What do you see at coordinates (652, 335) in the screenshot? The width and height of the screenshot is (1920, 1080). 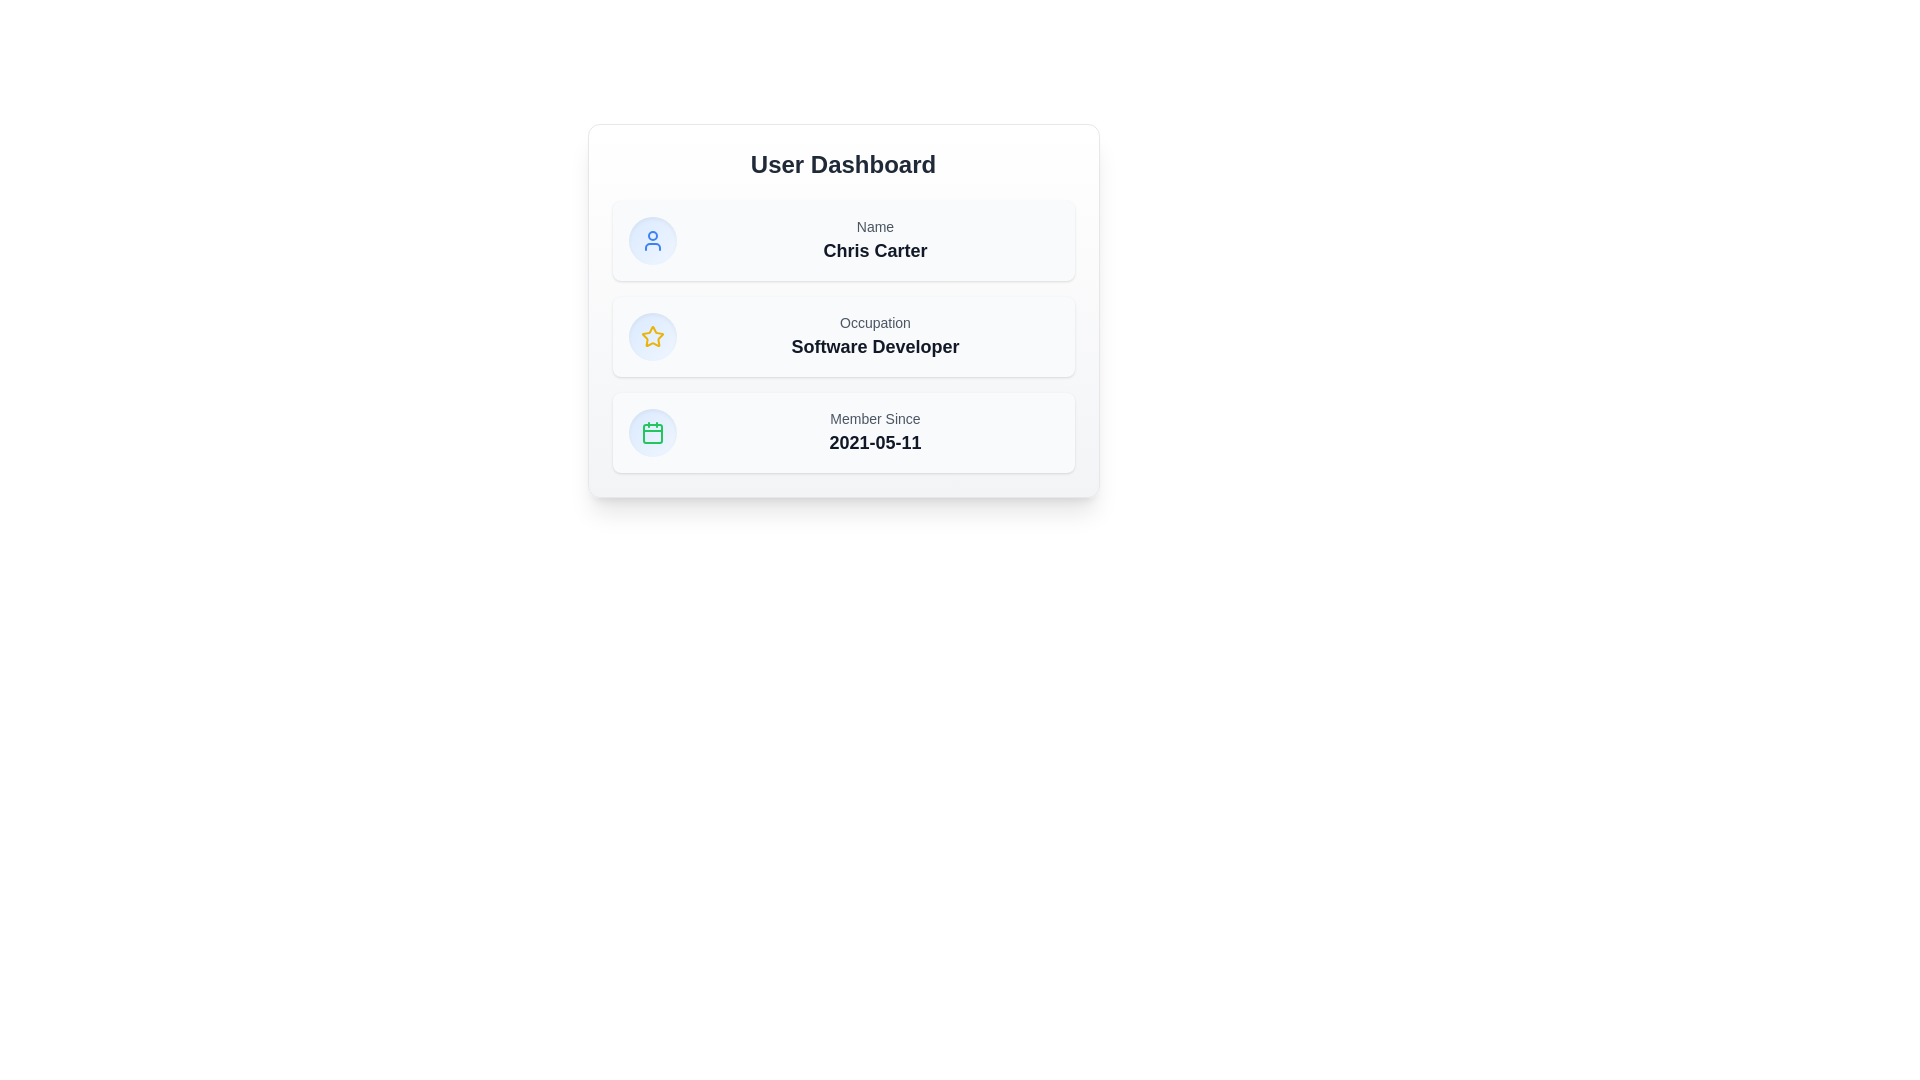 I see `the star icon located in the middle column of the card structure, which represents a rating feature under the 'User Dashboard' section` at bounding box center [652, 335].